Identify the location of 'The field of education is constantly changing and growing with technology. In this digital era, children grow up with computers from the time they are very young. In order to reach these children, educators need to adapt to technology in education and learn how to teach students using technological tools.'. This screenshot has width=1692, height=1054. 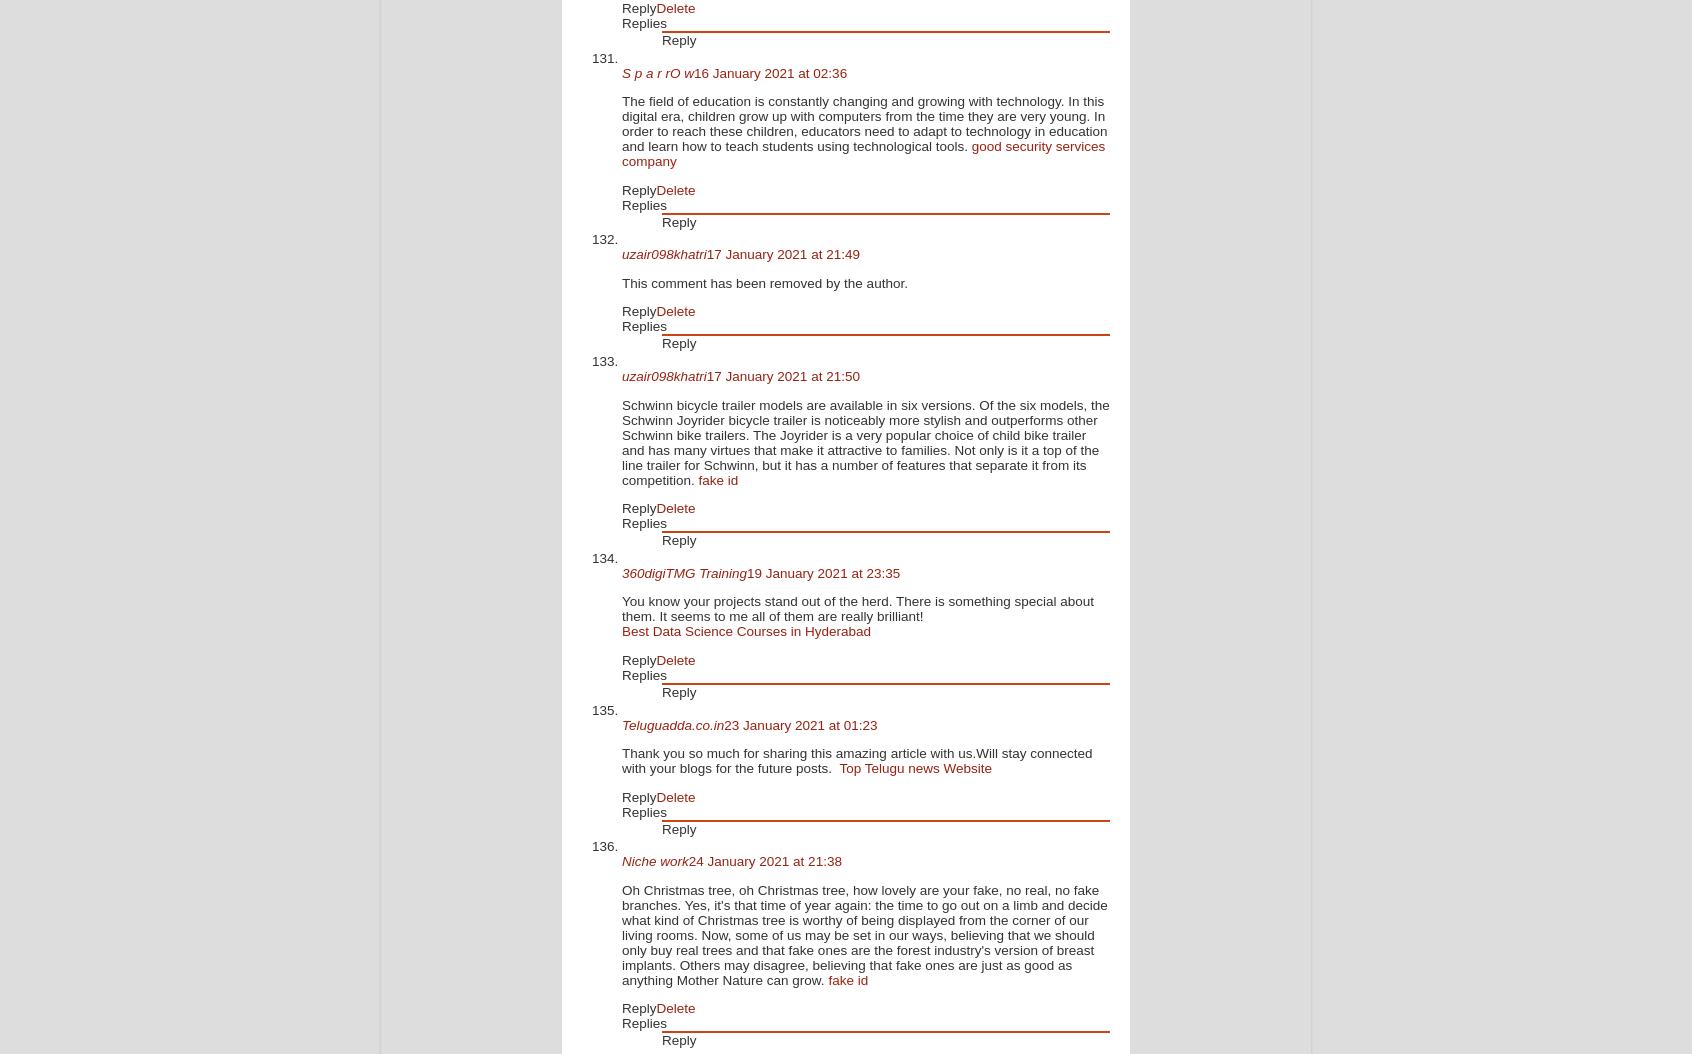
(863, 123).